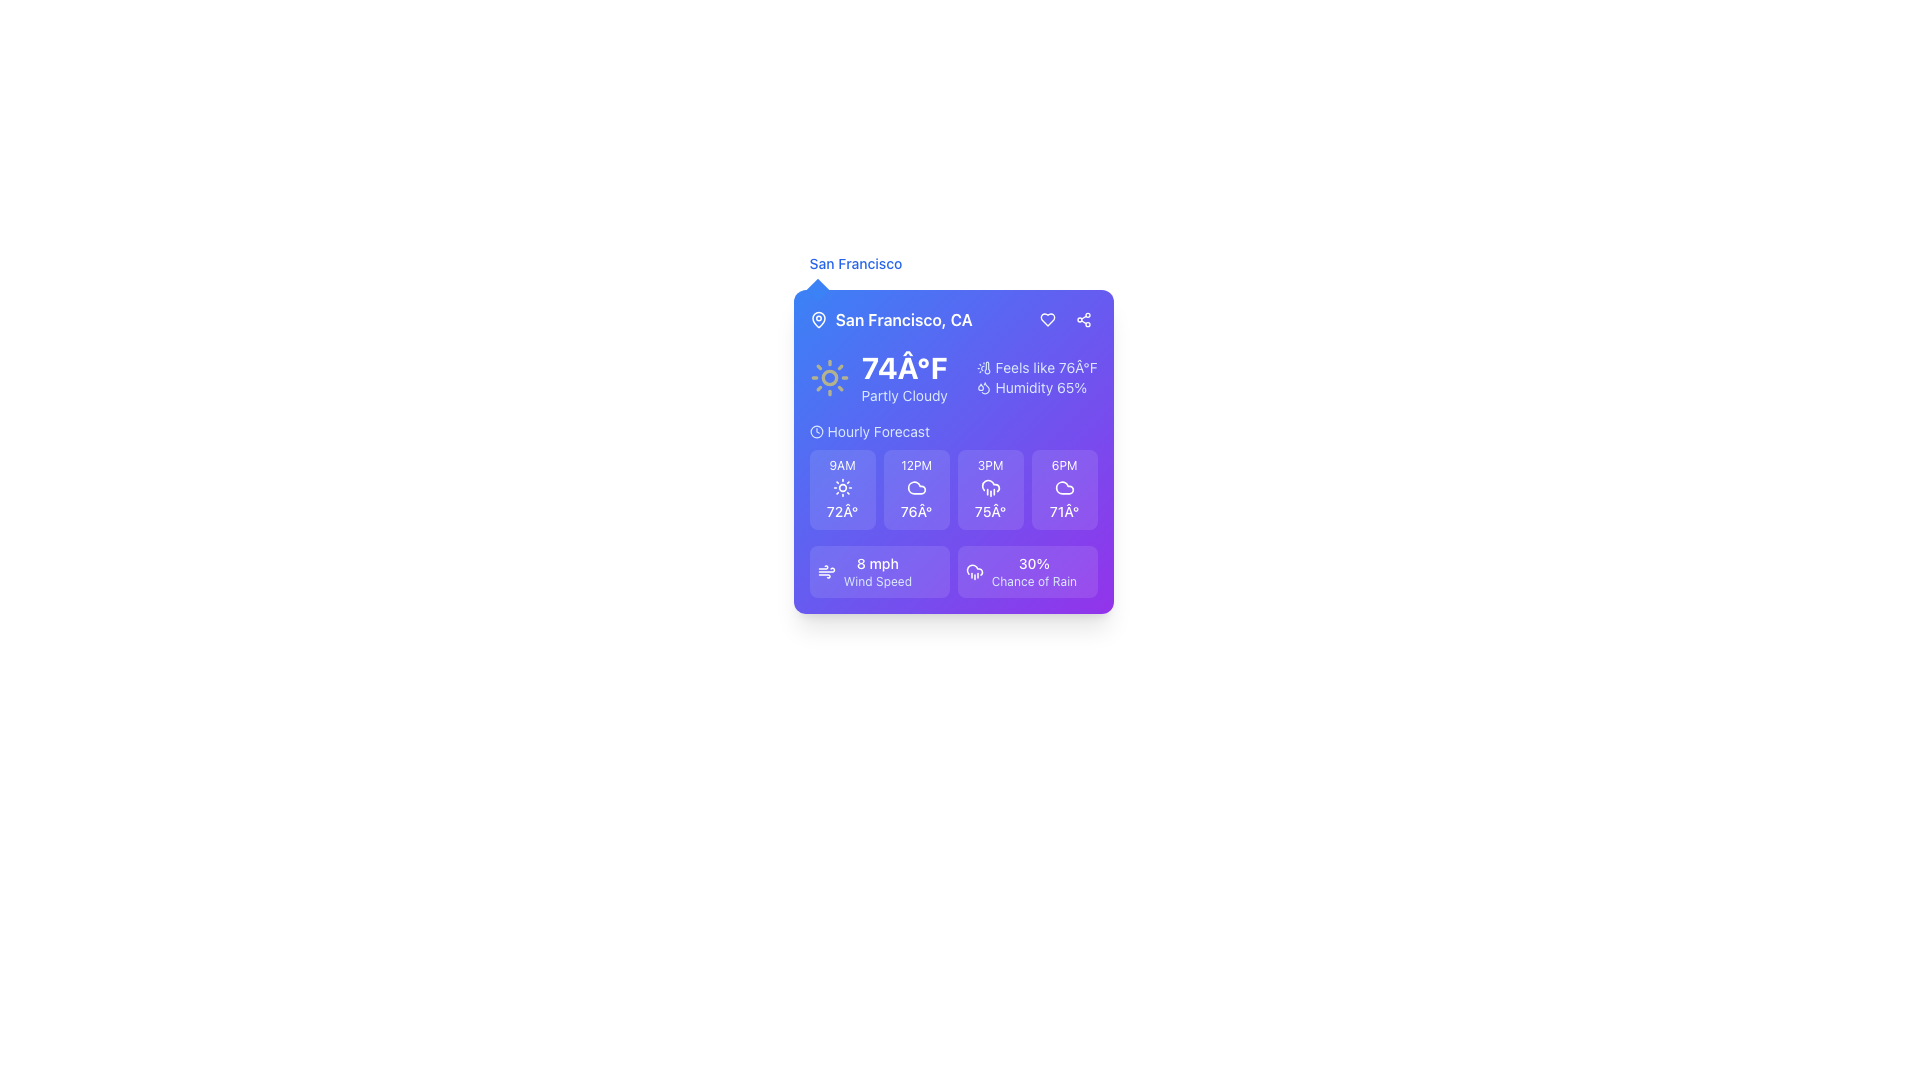 The width and height of the screenshot is (1920, 1080). What do you see at coordinates (1037, 388) in the screenshot?
I see `the text block displaying the current humidity level, located directly below the 'Feels like 76°F' text in the weather interface` at bounding box center [1037, 388].